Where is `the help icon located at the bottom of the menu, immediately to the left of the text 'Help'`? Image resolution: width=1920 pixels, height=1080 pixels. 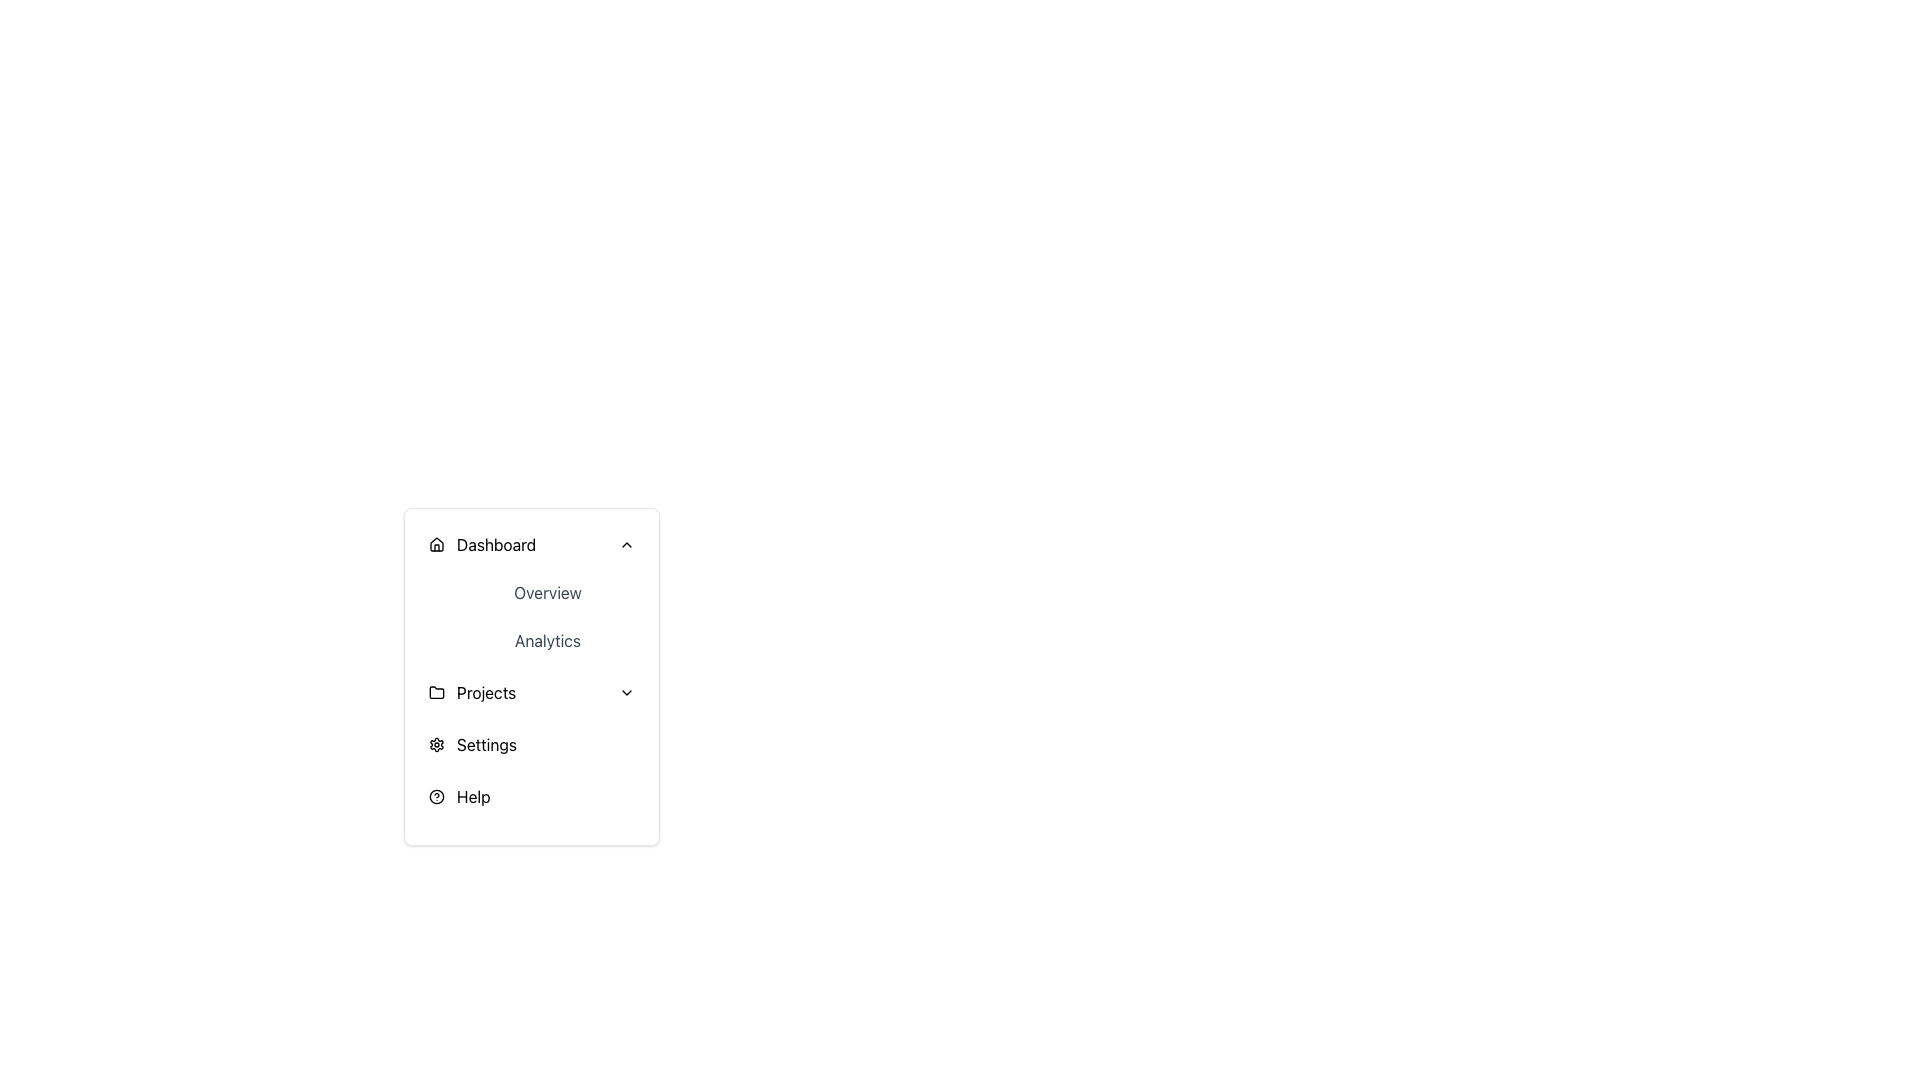 the help icon located at the bottom of the menu, immediately to the left of the text 'Help' is located at coordinates (435, 796).